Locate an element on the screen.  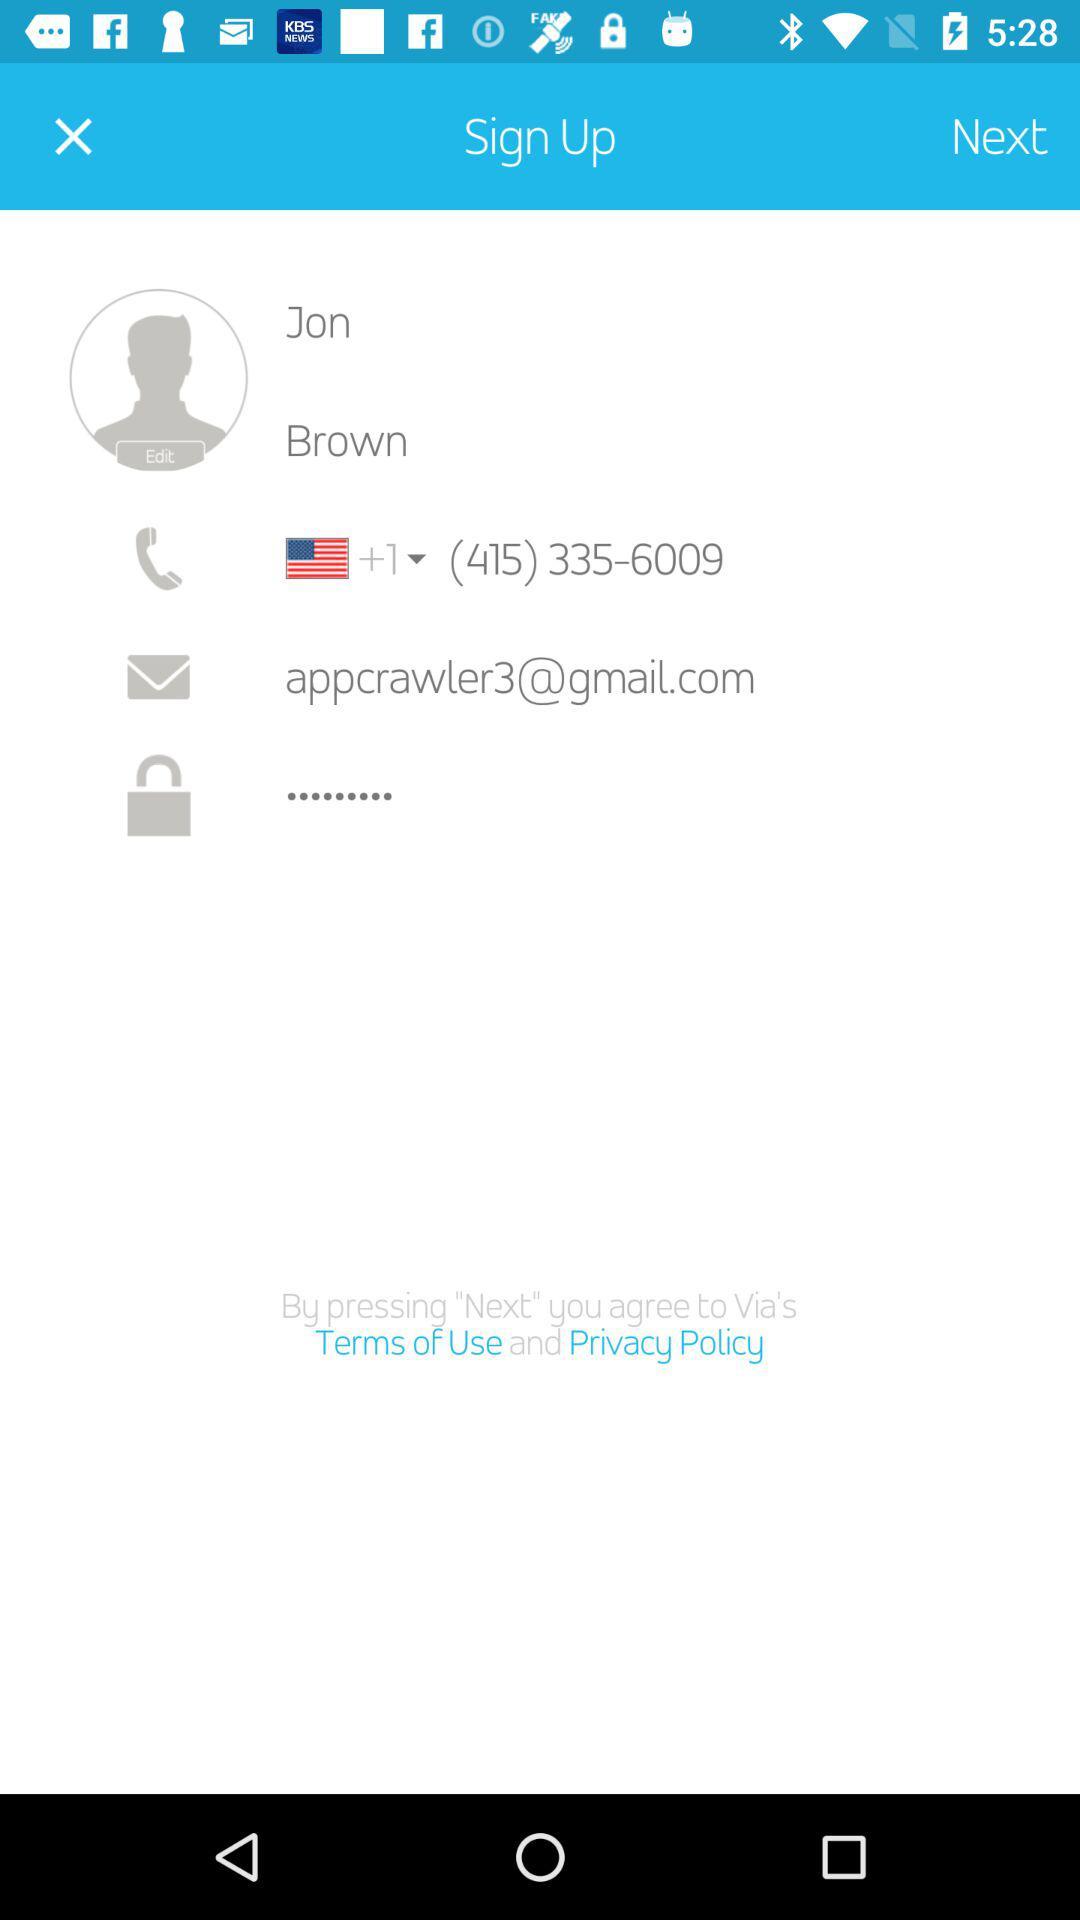
the crowd3116 item is located at coordinates (667, 794).